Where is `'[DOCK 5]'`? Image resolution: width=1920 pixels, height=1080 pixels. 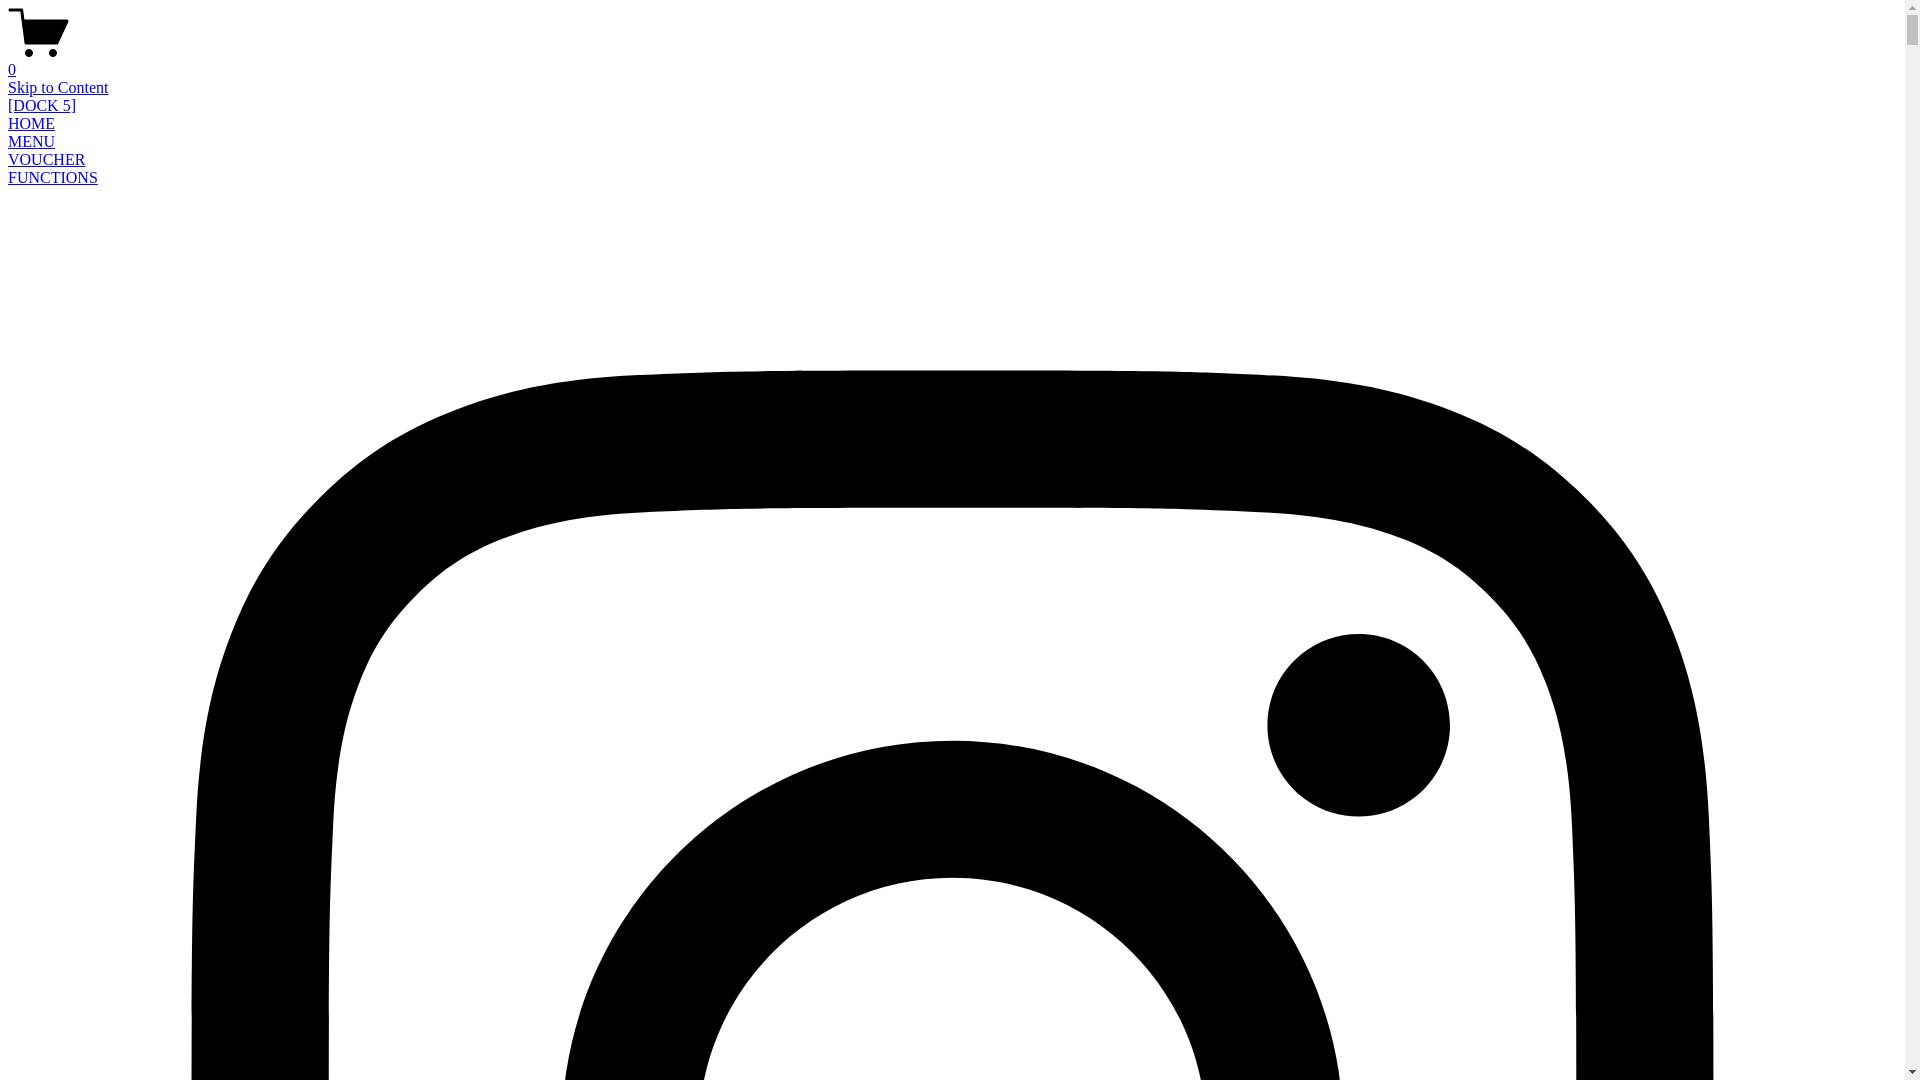
'[DOCK 5]' is located at coordinates (42, 105).